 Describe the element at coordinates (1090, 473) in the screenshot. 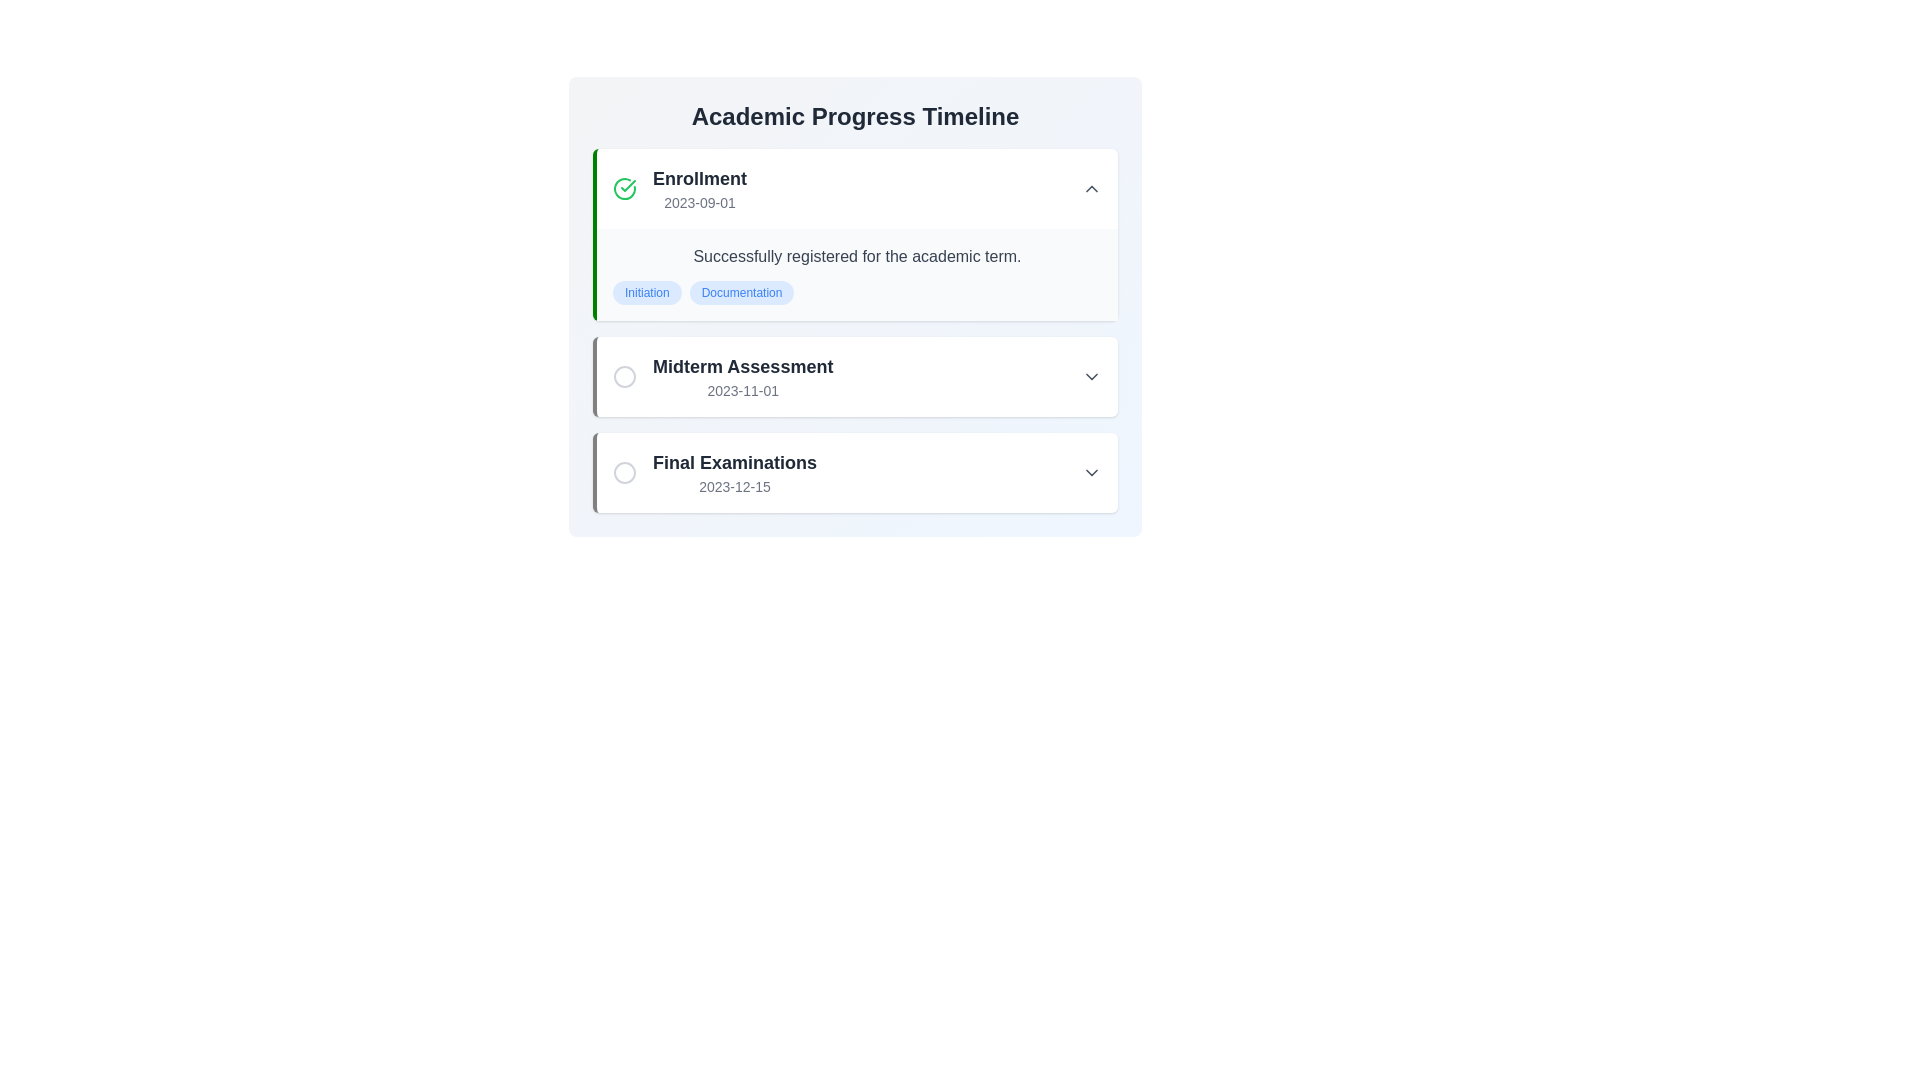

I see `the Chevron Down icon located at the far-right end of the 'Final Examinations' section` at that location.